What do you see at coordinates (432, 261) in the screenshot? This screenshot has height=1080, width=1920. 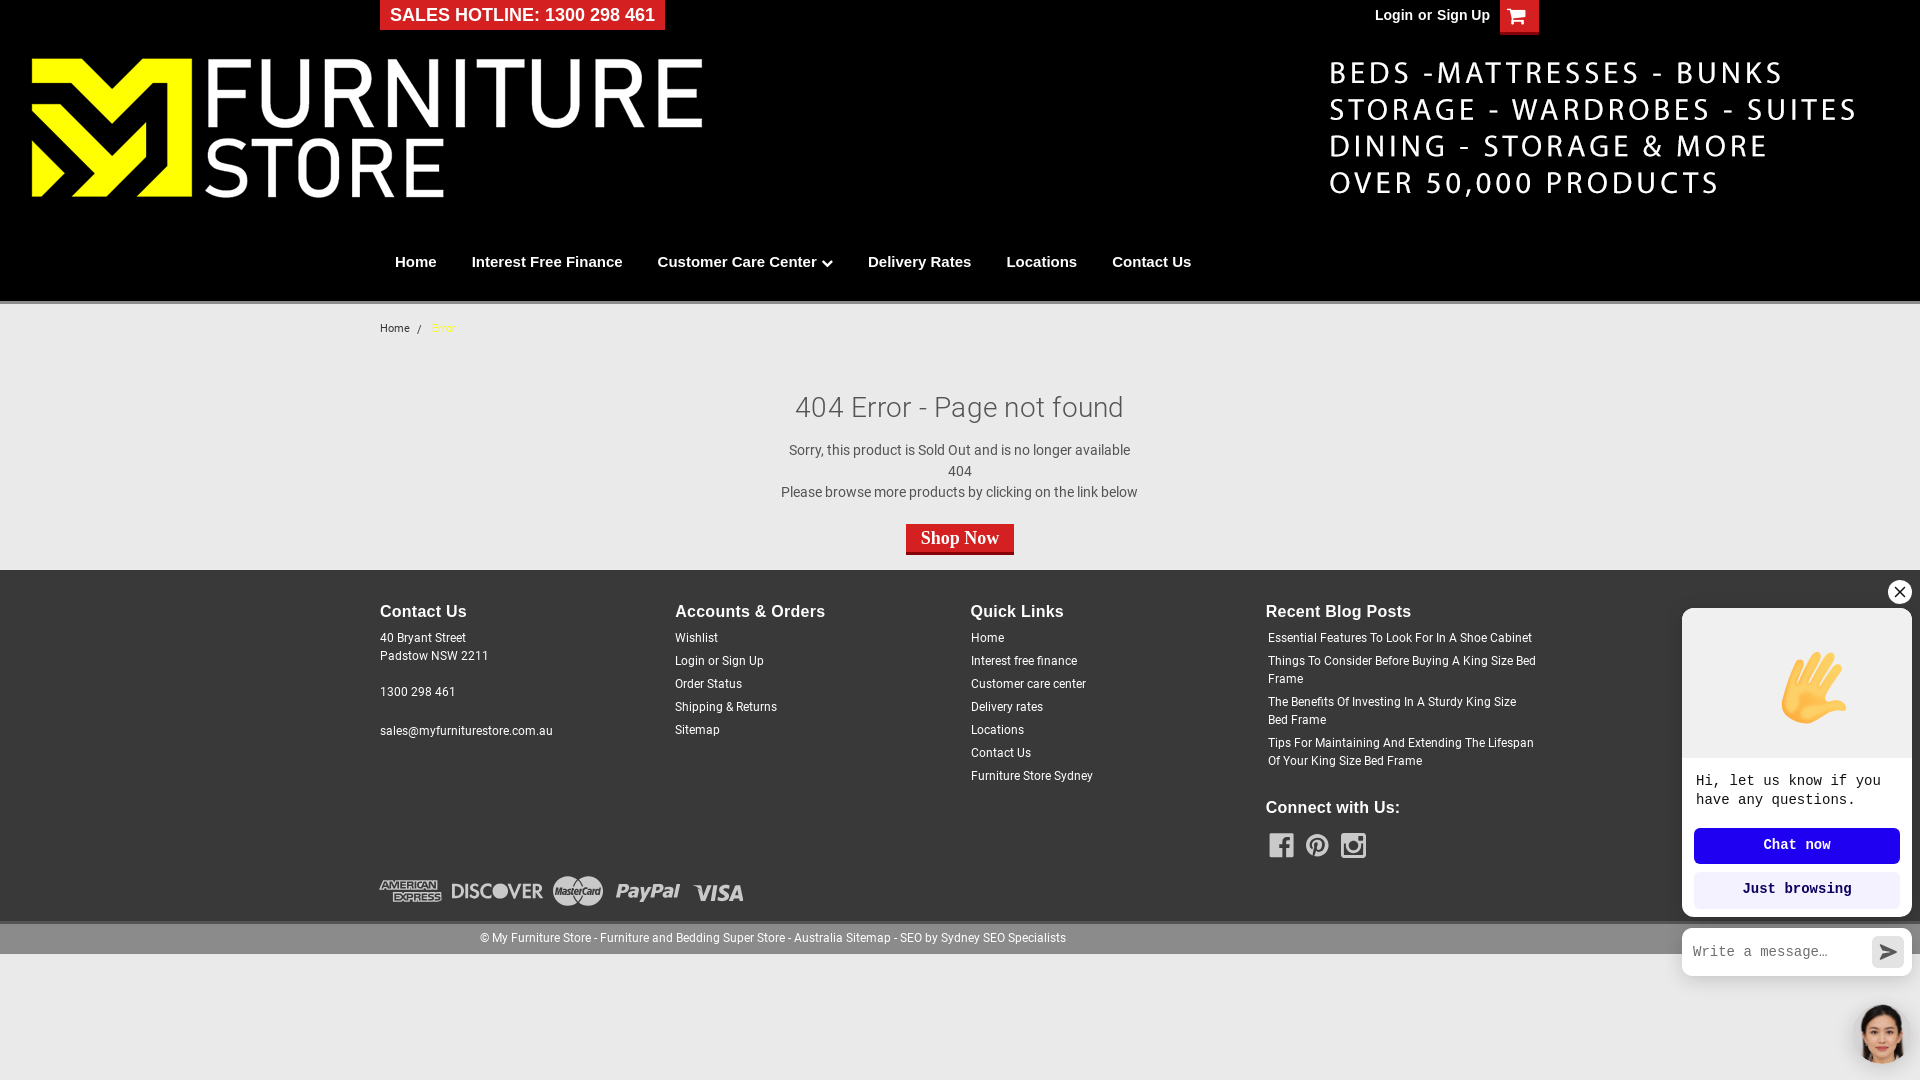 I see `'Home'` at bounding box center [432, 261].